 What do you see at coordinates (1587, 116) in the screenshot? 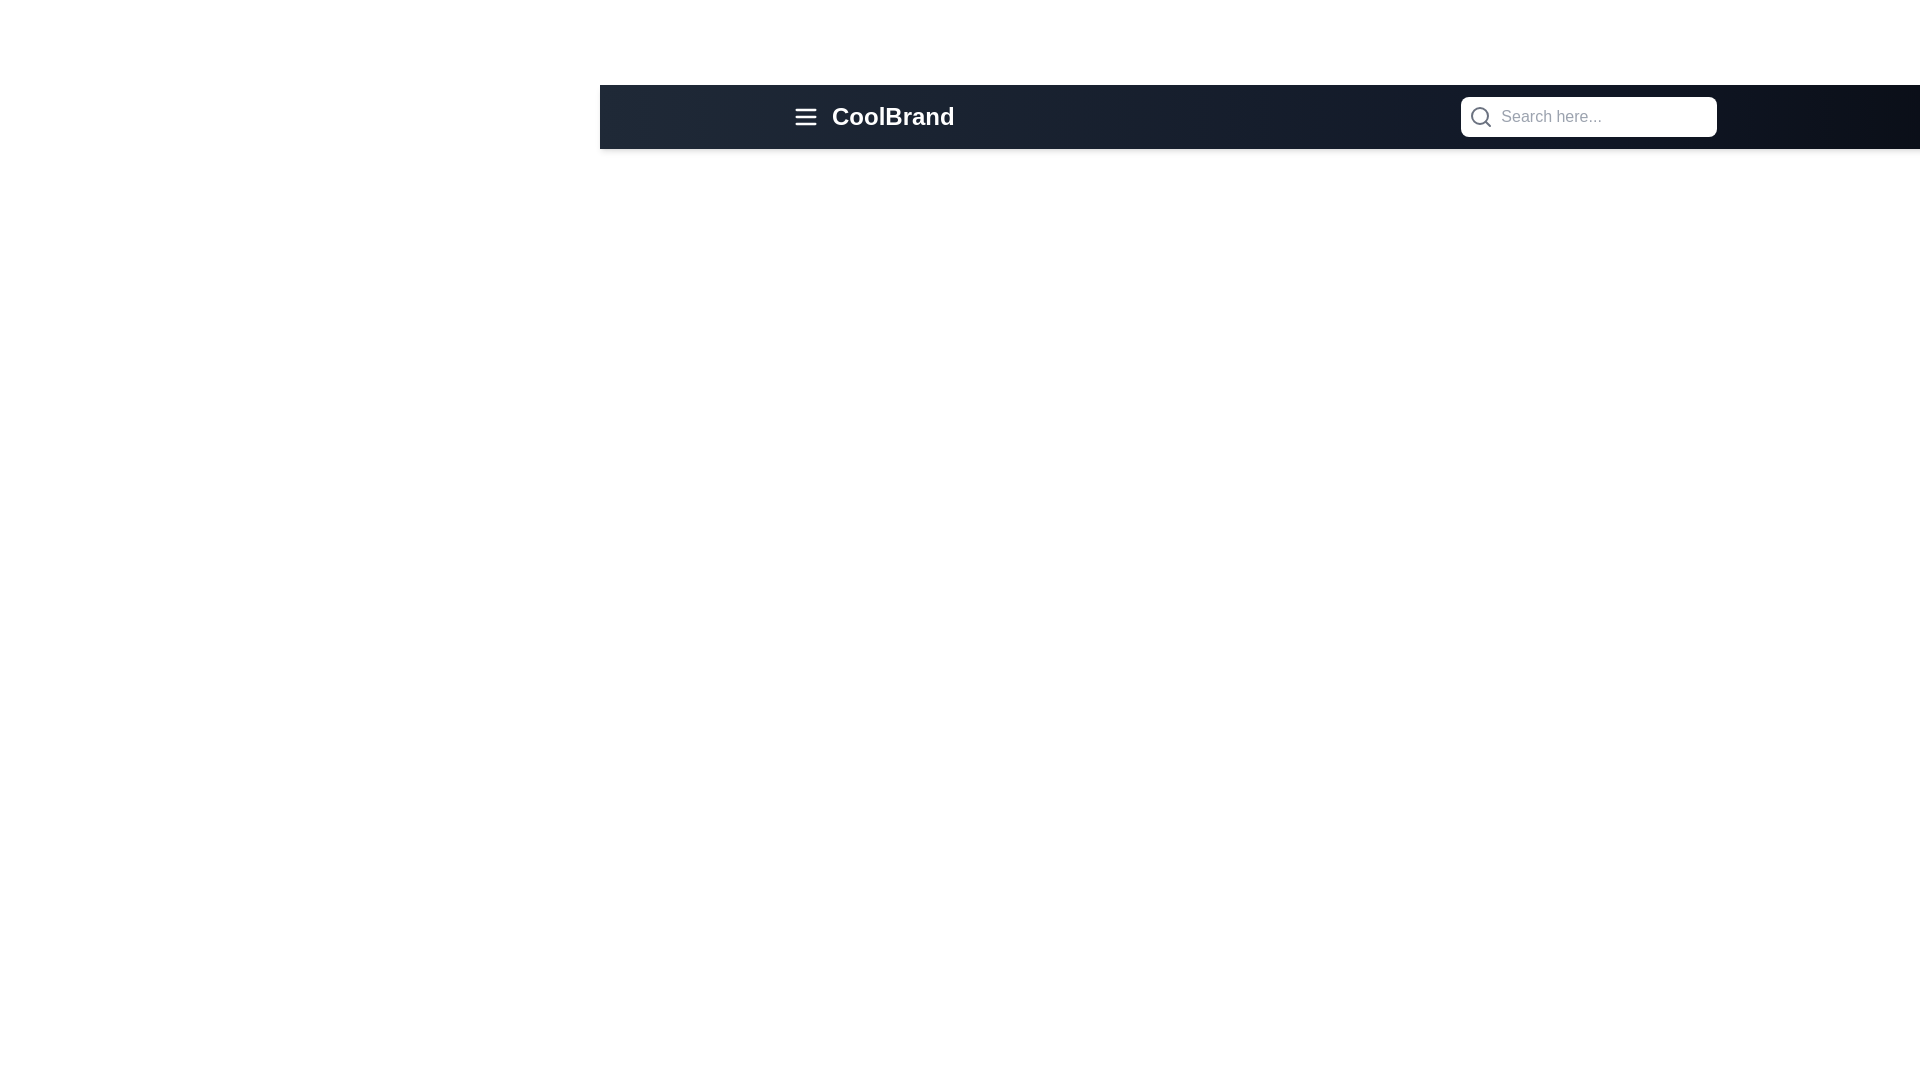
I see `the search input field to focus it` at bounding box center [1587, 116].